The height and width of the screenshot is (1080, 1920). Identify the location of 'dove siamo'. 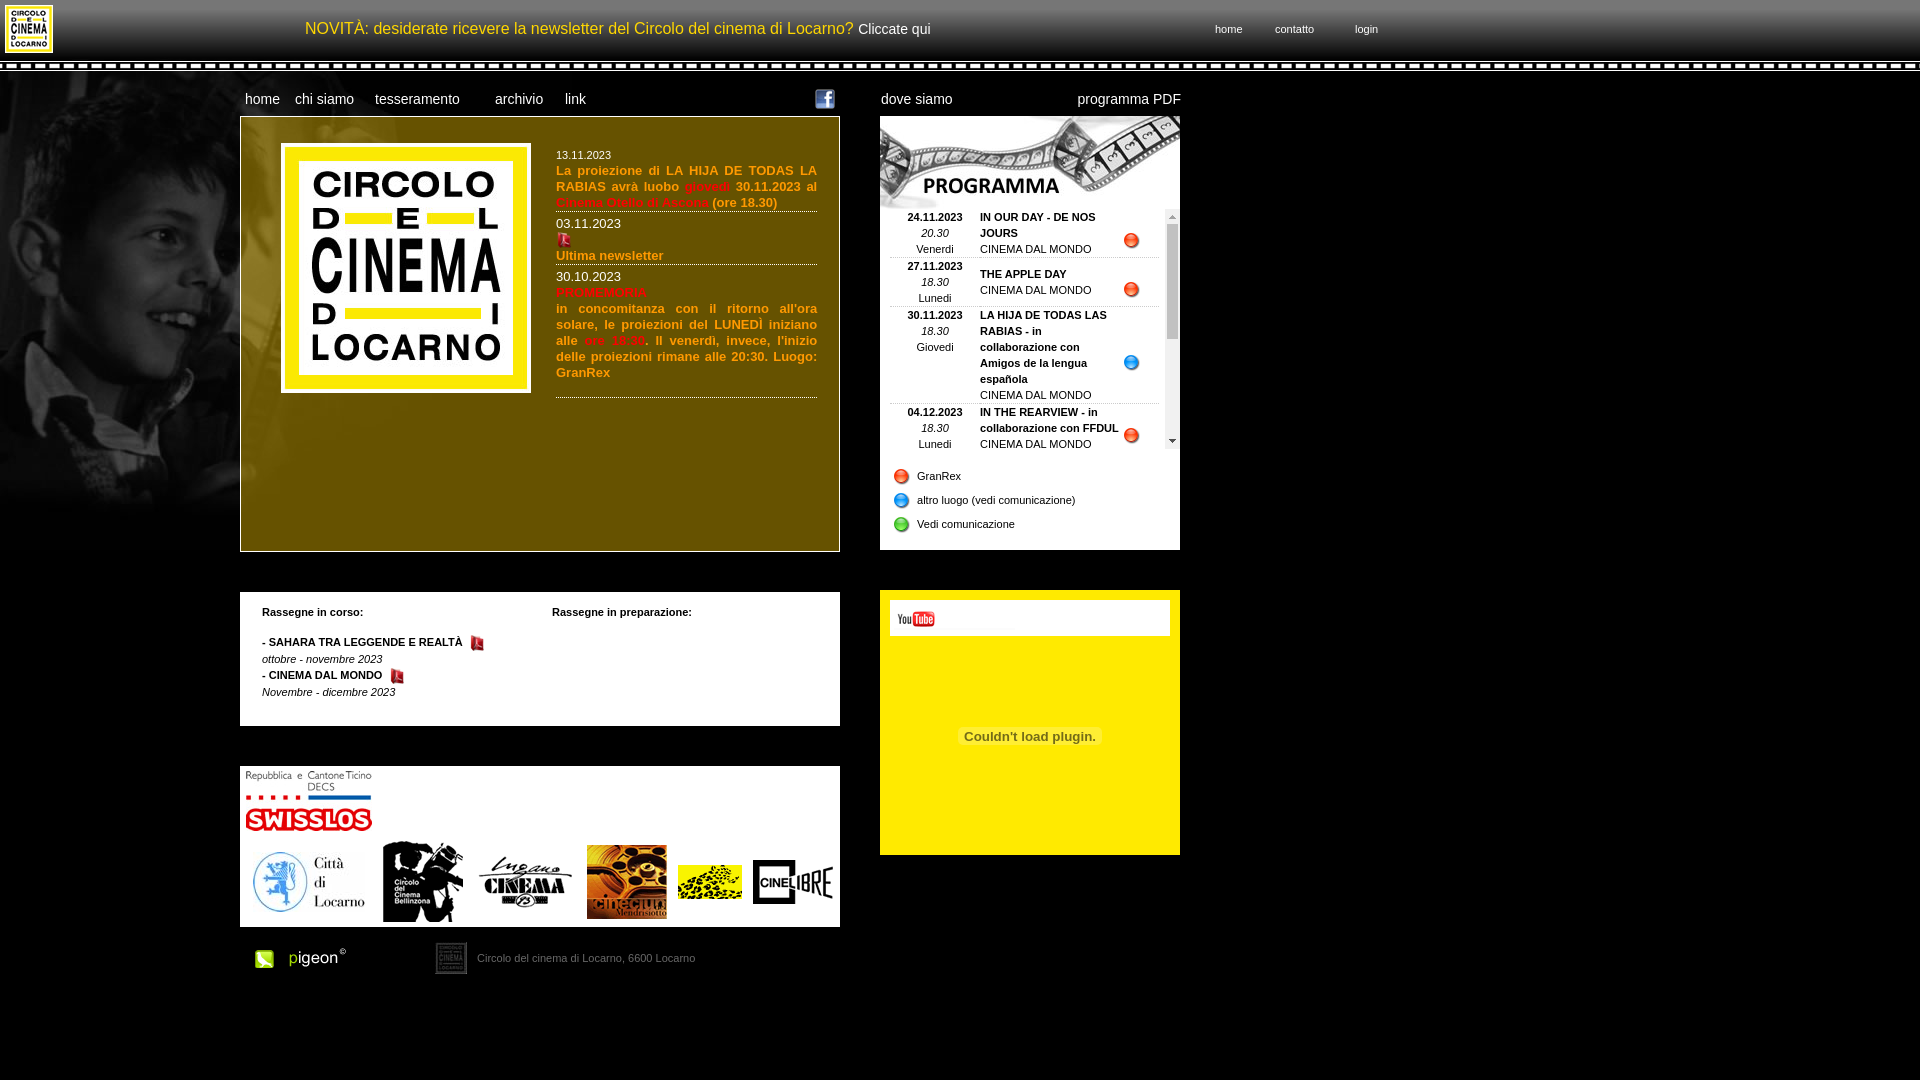
(880, 97).